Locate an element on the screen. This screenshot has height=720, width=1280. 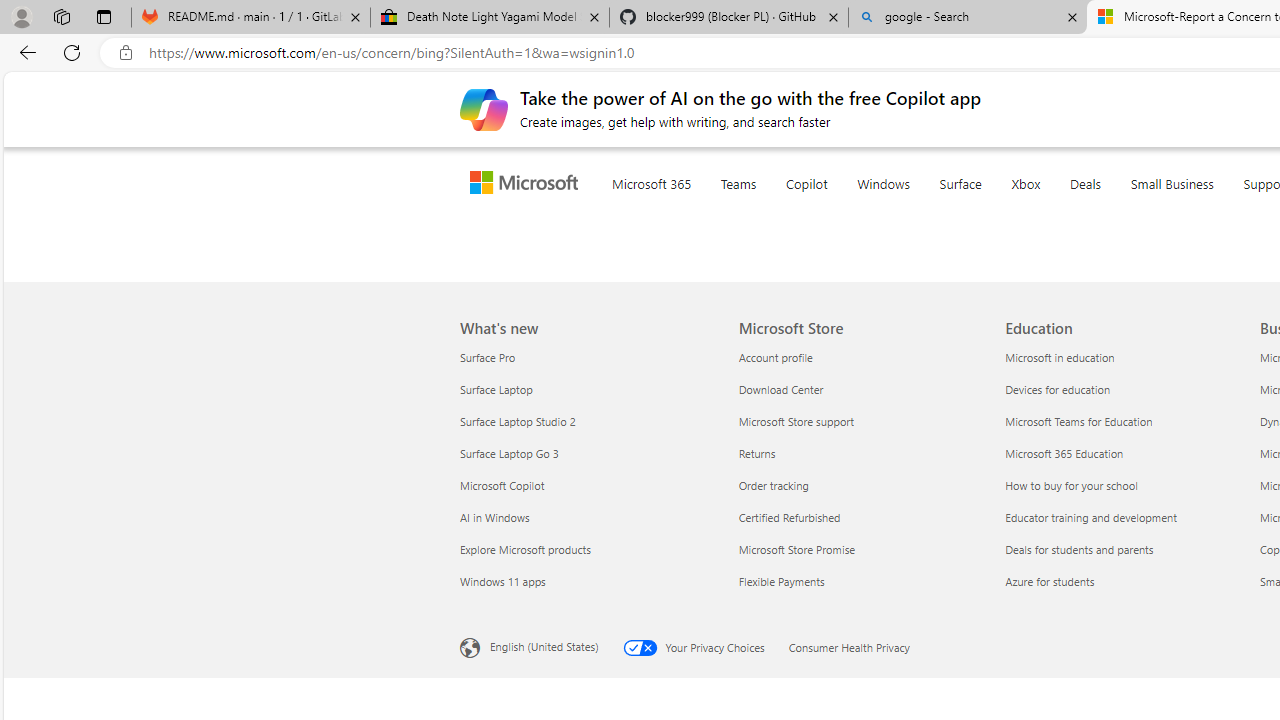
'Surface' is located at coordinates (1000, 208).